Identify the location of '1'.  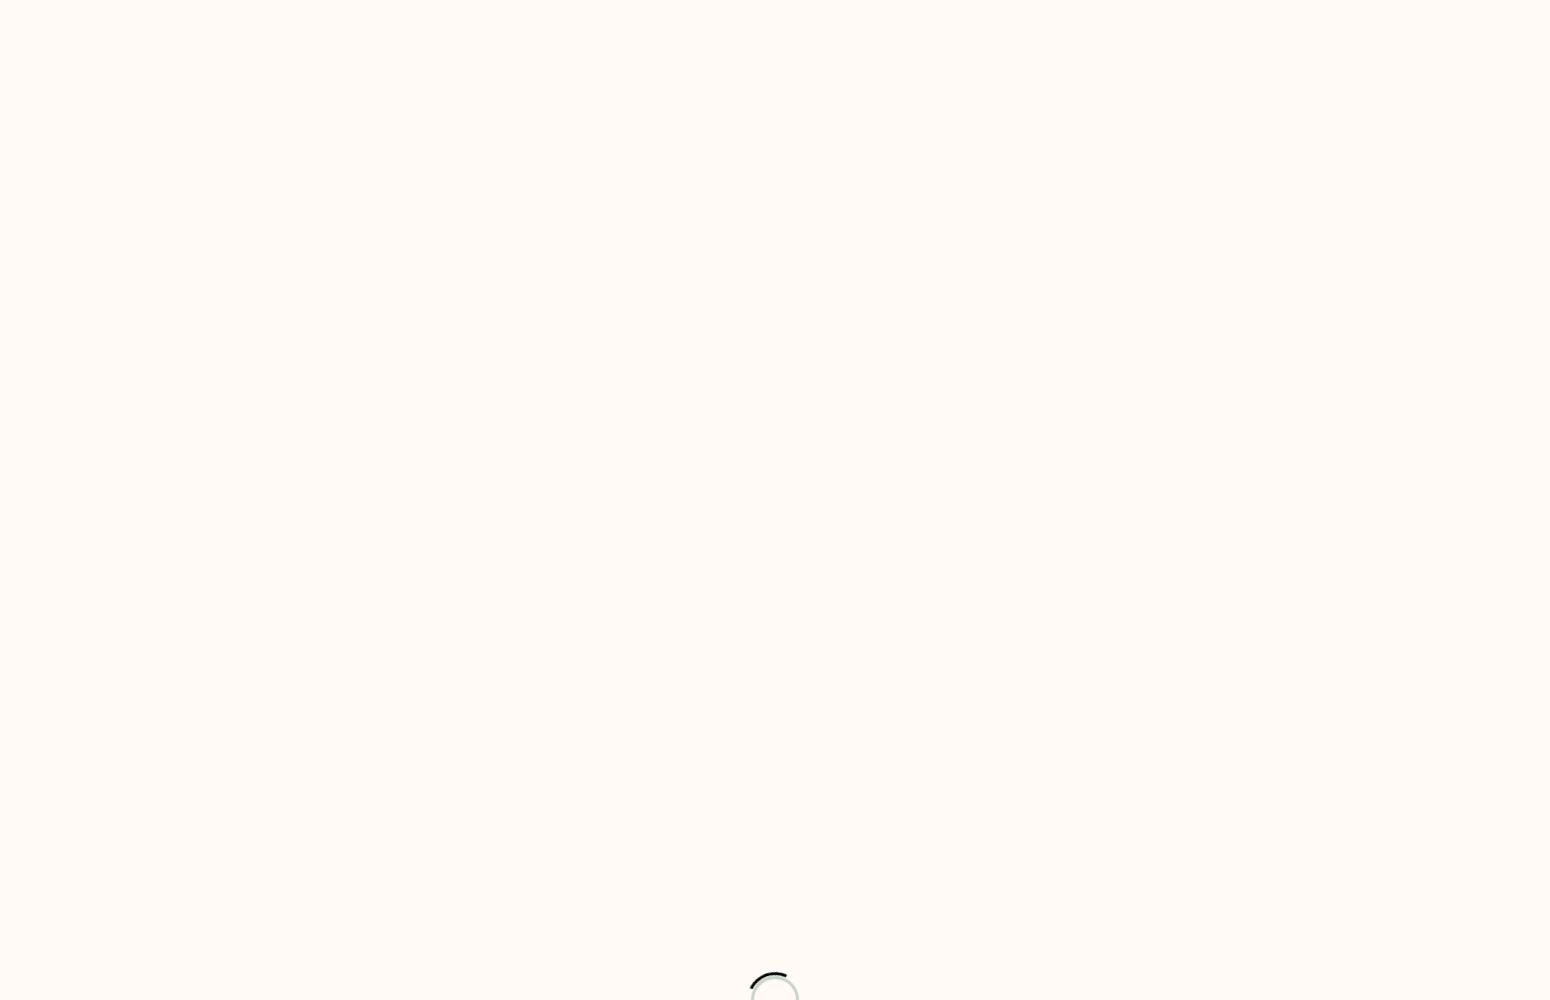
(1023, 918).